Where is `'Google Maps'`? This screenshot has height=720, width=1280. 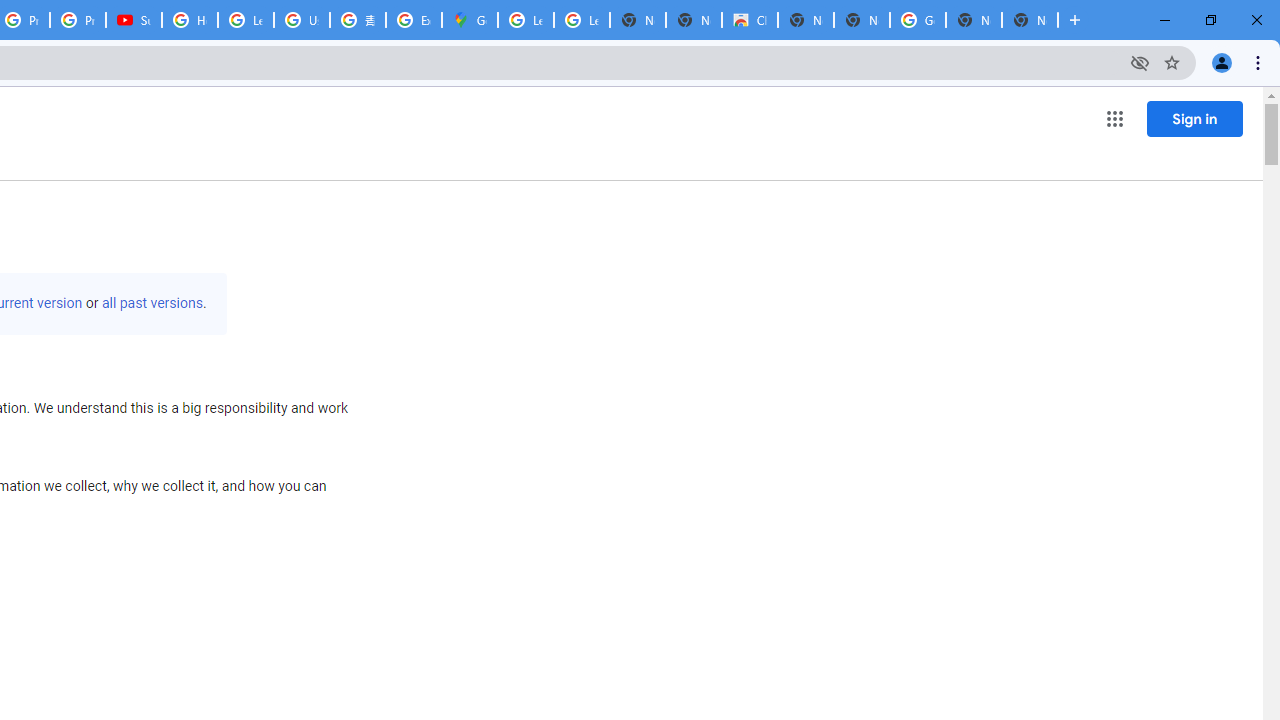 'Google Maps' is located at coordinates (468, 20).